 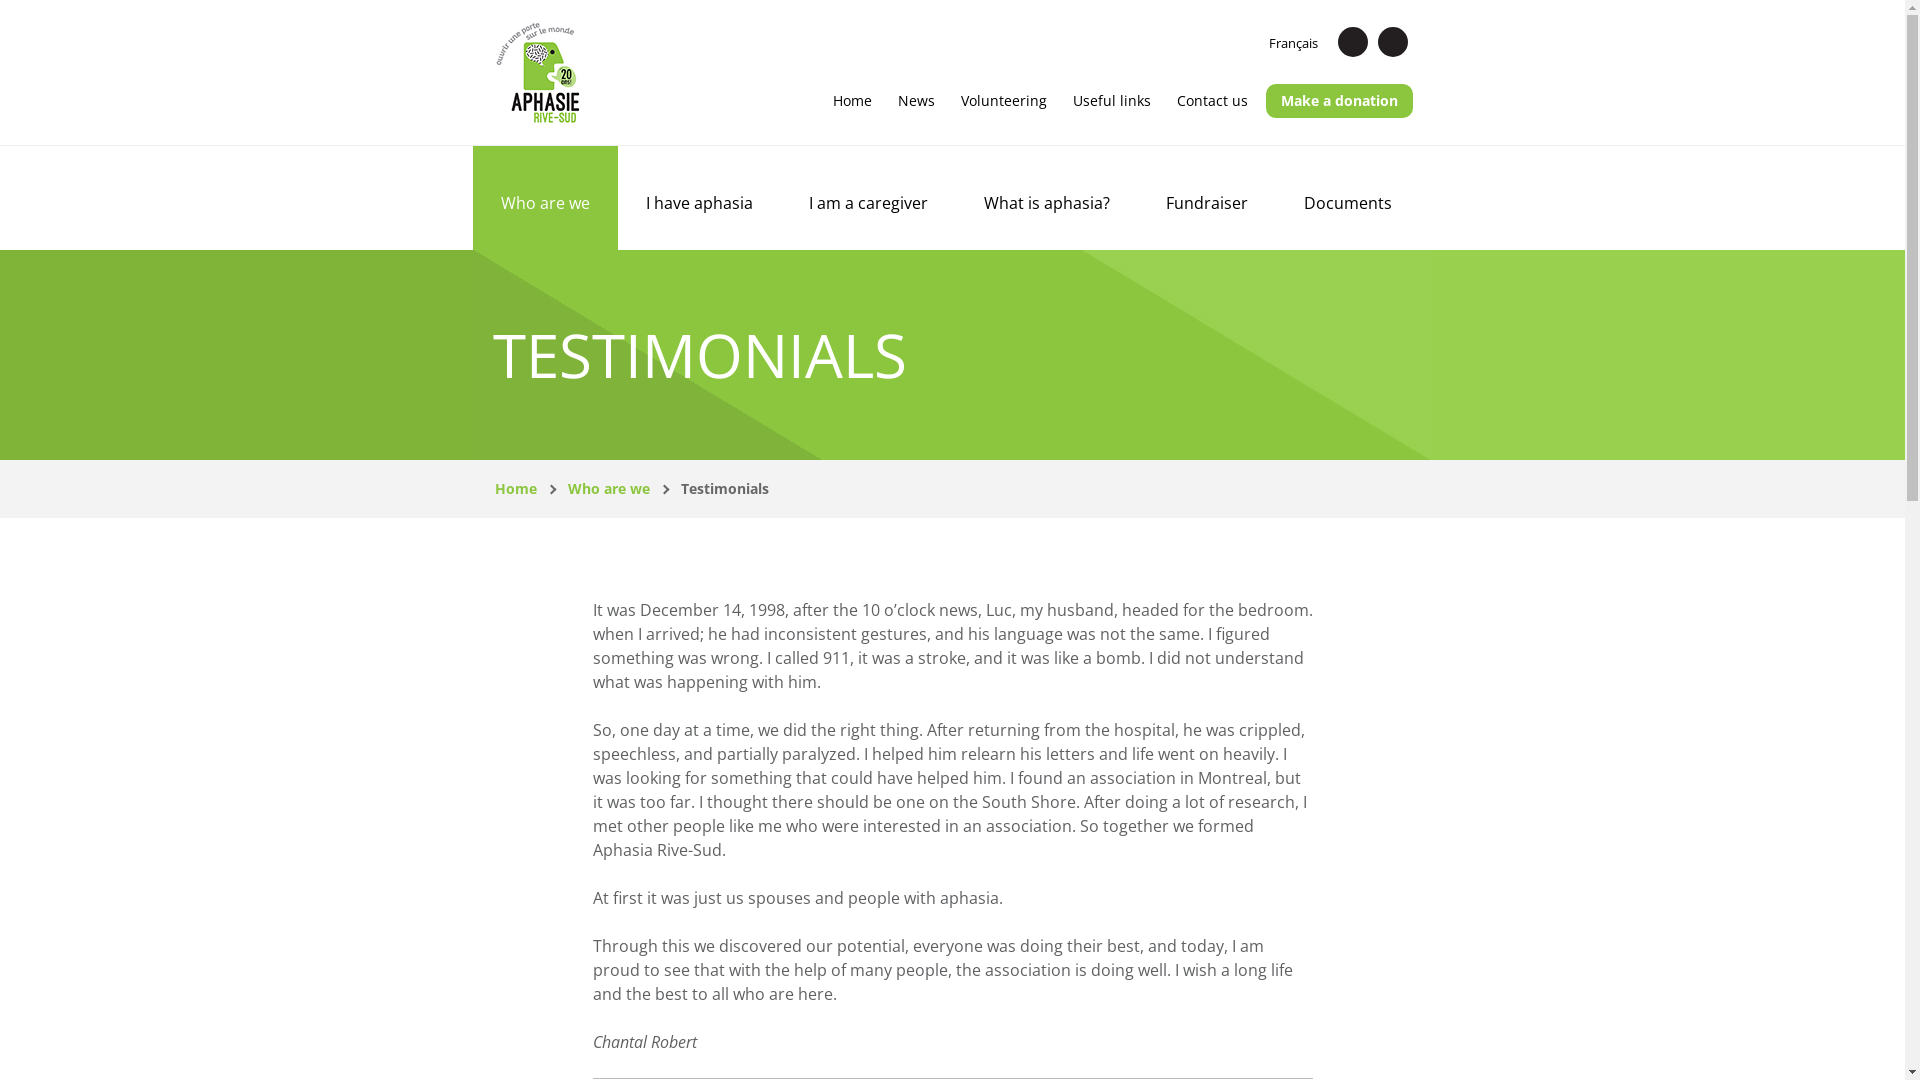 What do you see at coordinates (1109, 101) in the screenshot?
I see `'Useful links'` at bounding box center [1109, 101].